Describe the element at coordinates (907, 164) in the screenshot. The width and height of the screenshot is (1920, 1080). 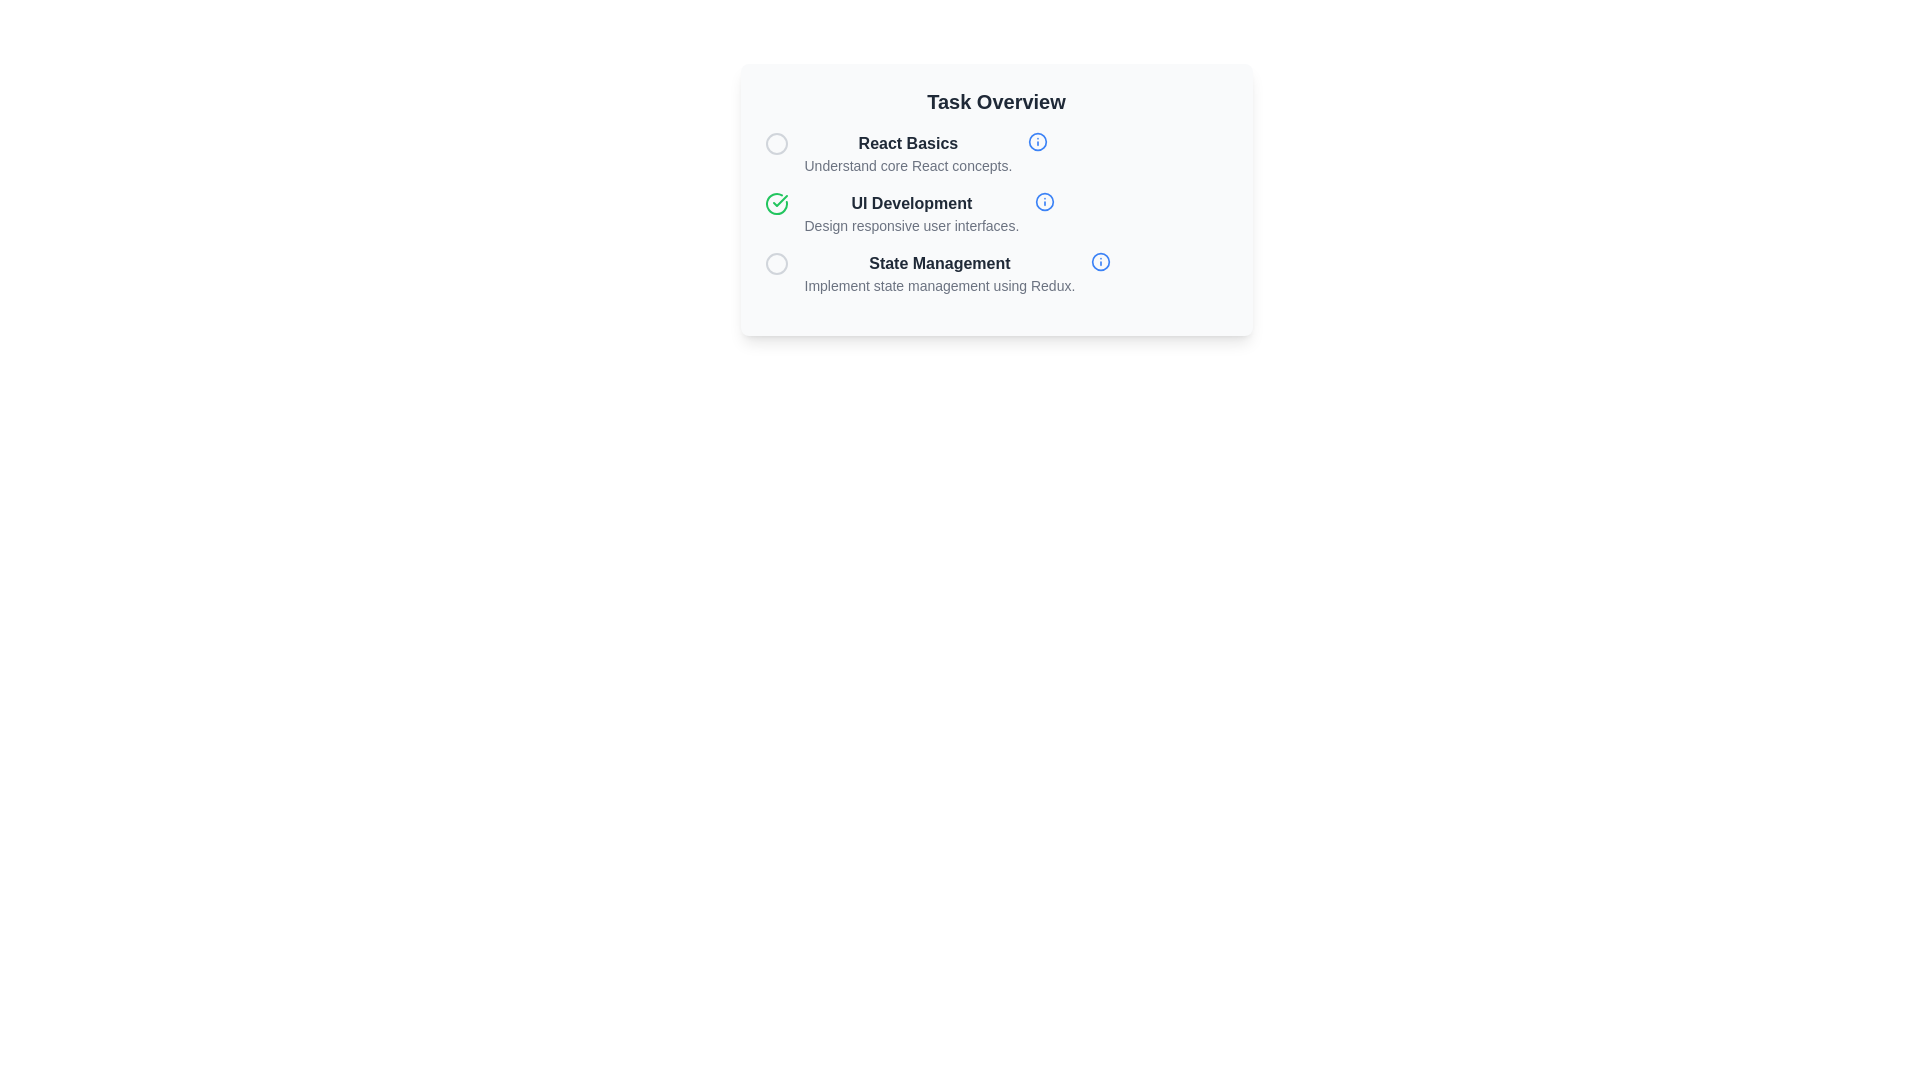
I see `the static text element displaying 'Understand core React concepts.' which is positioned below the heading 'React Basics' in the 'Task Overview' card` at that location.